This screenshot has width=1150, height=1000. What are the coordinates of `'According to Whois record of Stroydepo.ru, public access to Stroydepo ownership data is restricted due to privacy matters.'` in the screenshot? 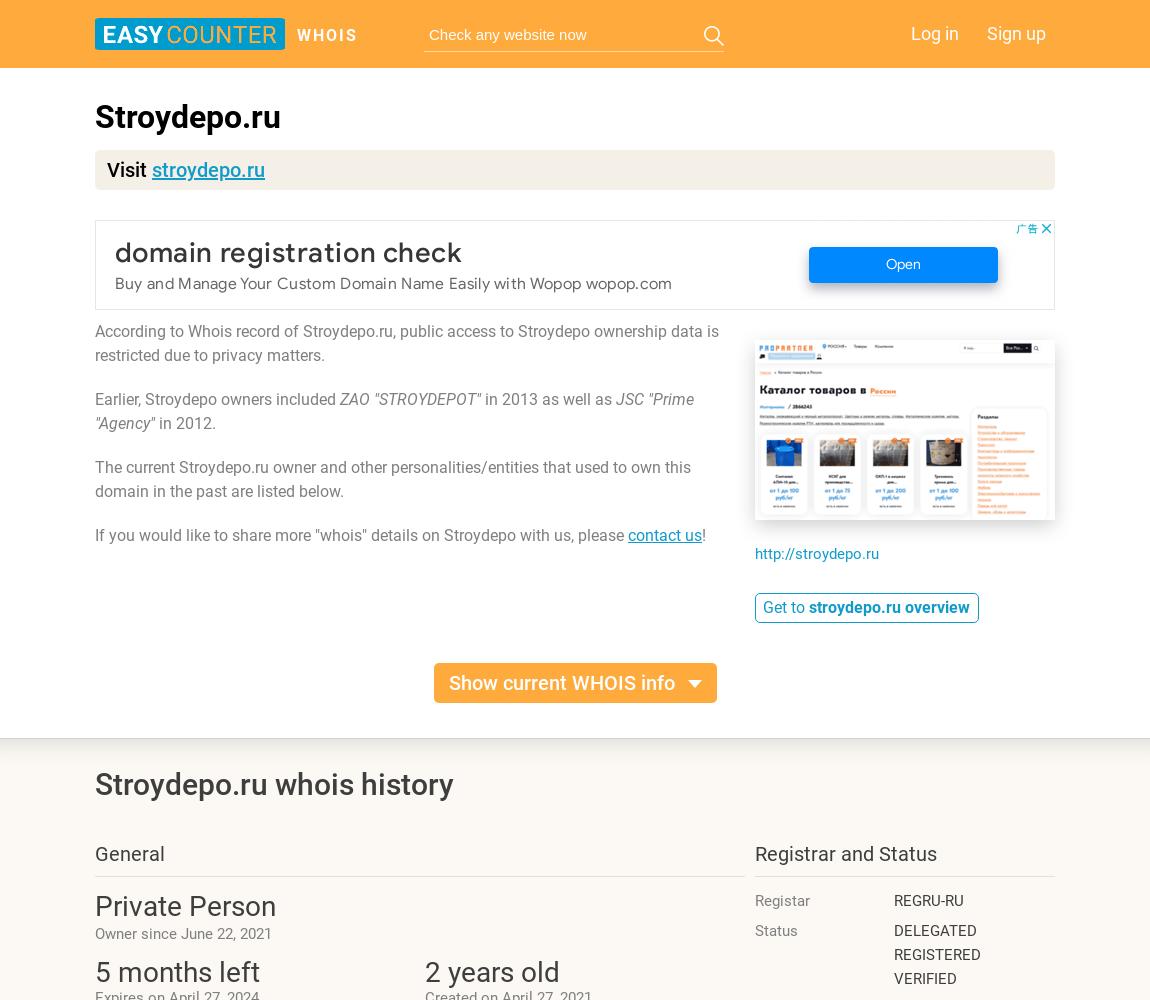 It's located at (406, 342).